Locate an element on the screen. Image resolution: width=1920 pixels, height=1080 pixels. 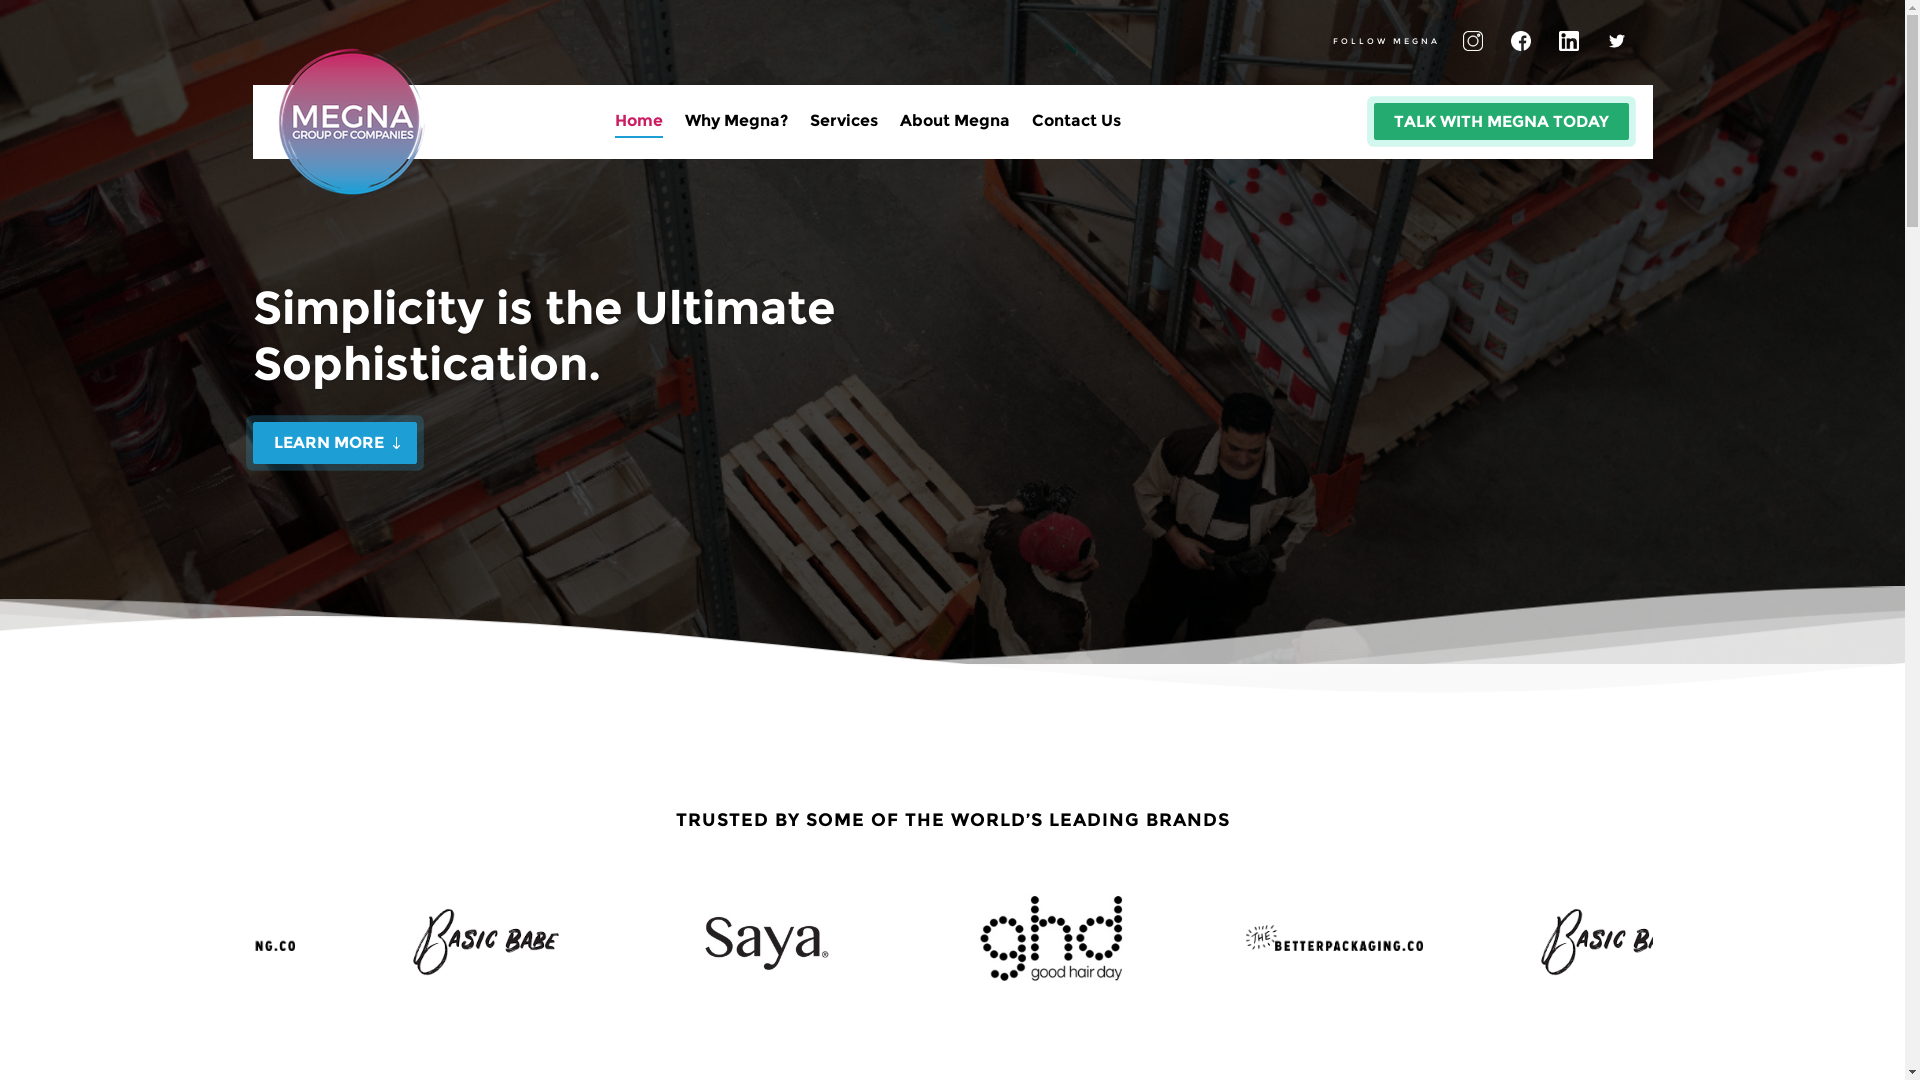
'TALK WITH MEGNA TODAY' is located at coordinates (1372, 121).